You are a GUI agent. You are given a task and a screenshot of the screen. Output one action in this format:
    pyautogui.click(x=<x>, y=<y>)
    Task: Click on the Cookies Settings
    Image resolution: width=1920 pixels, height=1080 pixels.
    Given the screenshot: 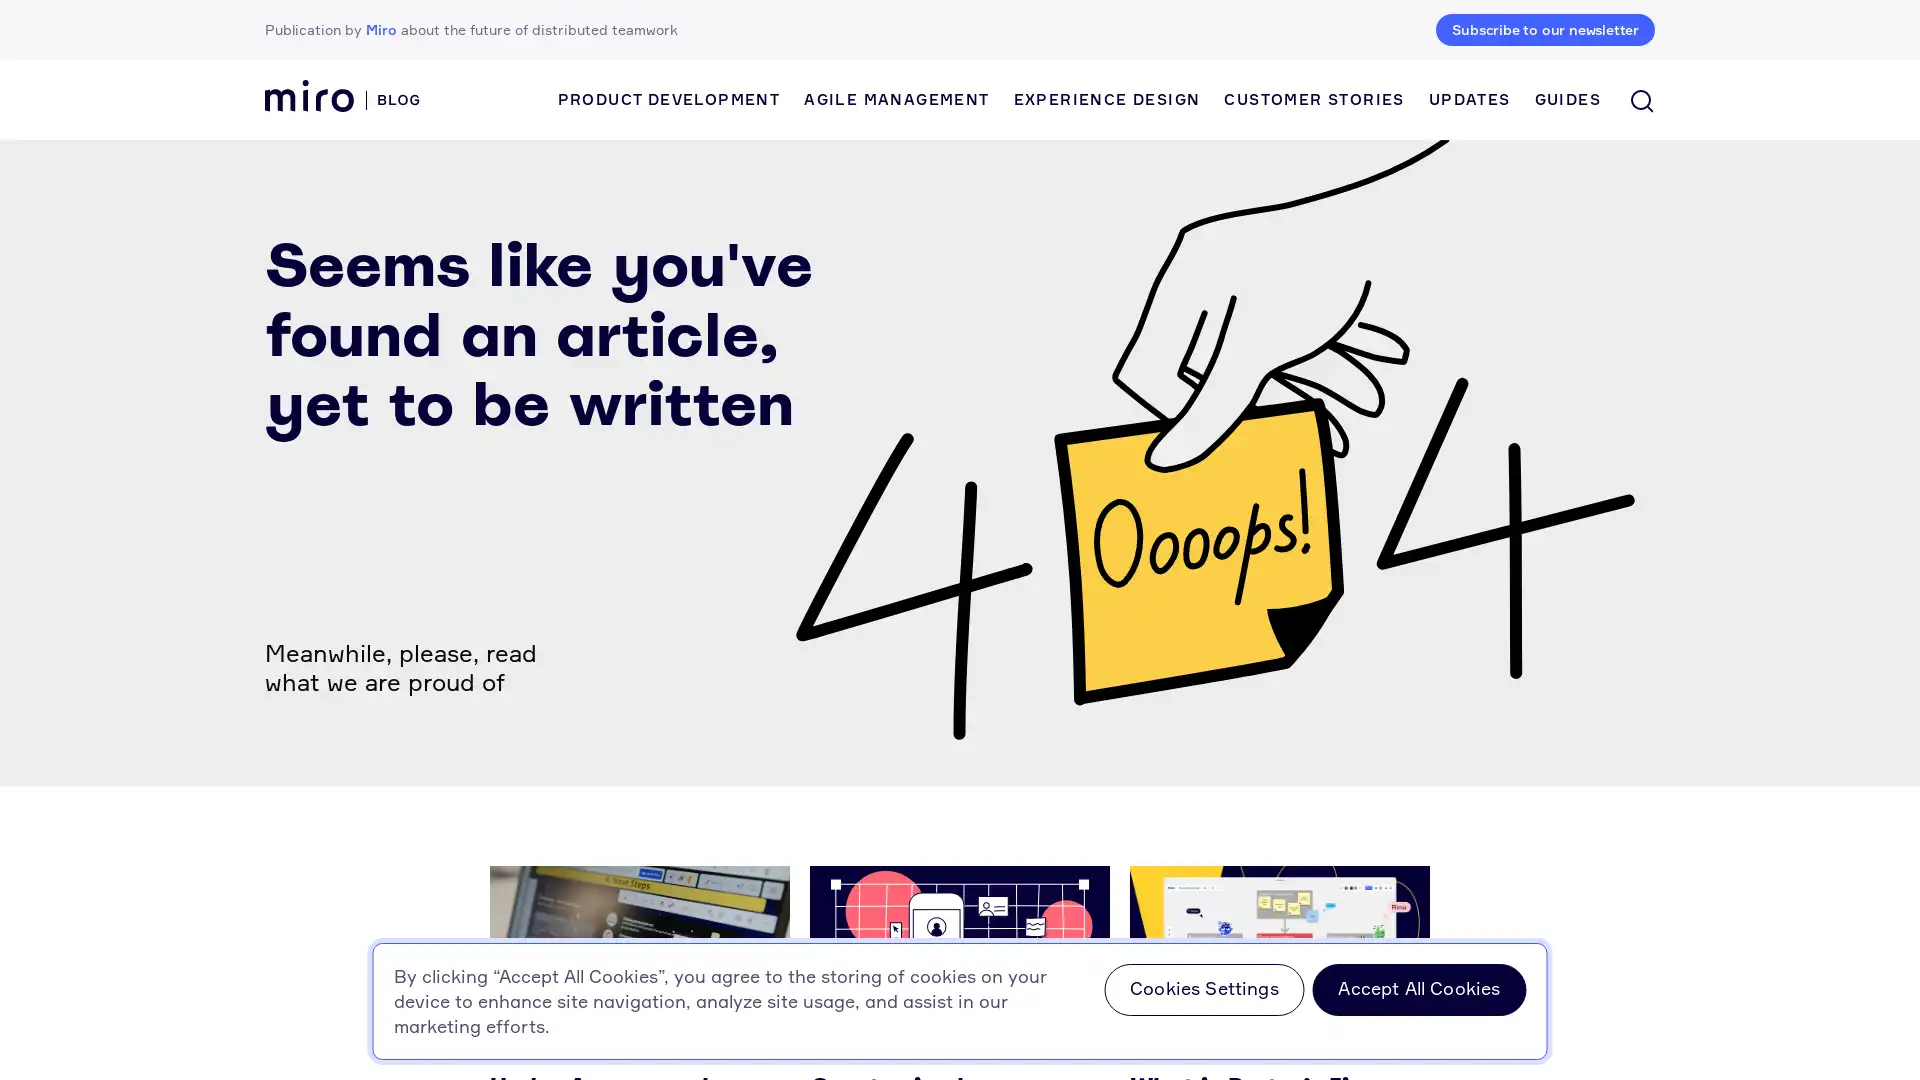 What is the action you would take?
    pyautogui.click(x=1203, y=990)
    